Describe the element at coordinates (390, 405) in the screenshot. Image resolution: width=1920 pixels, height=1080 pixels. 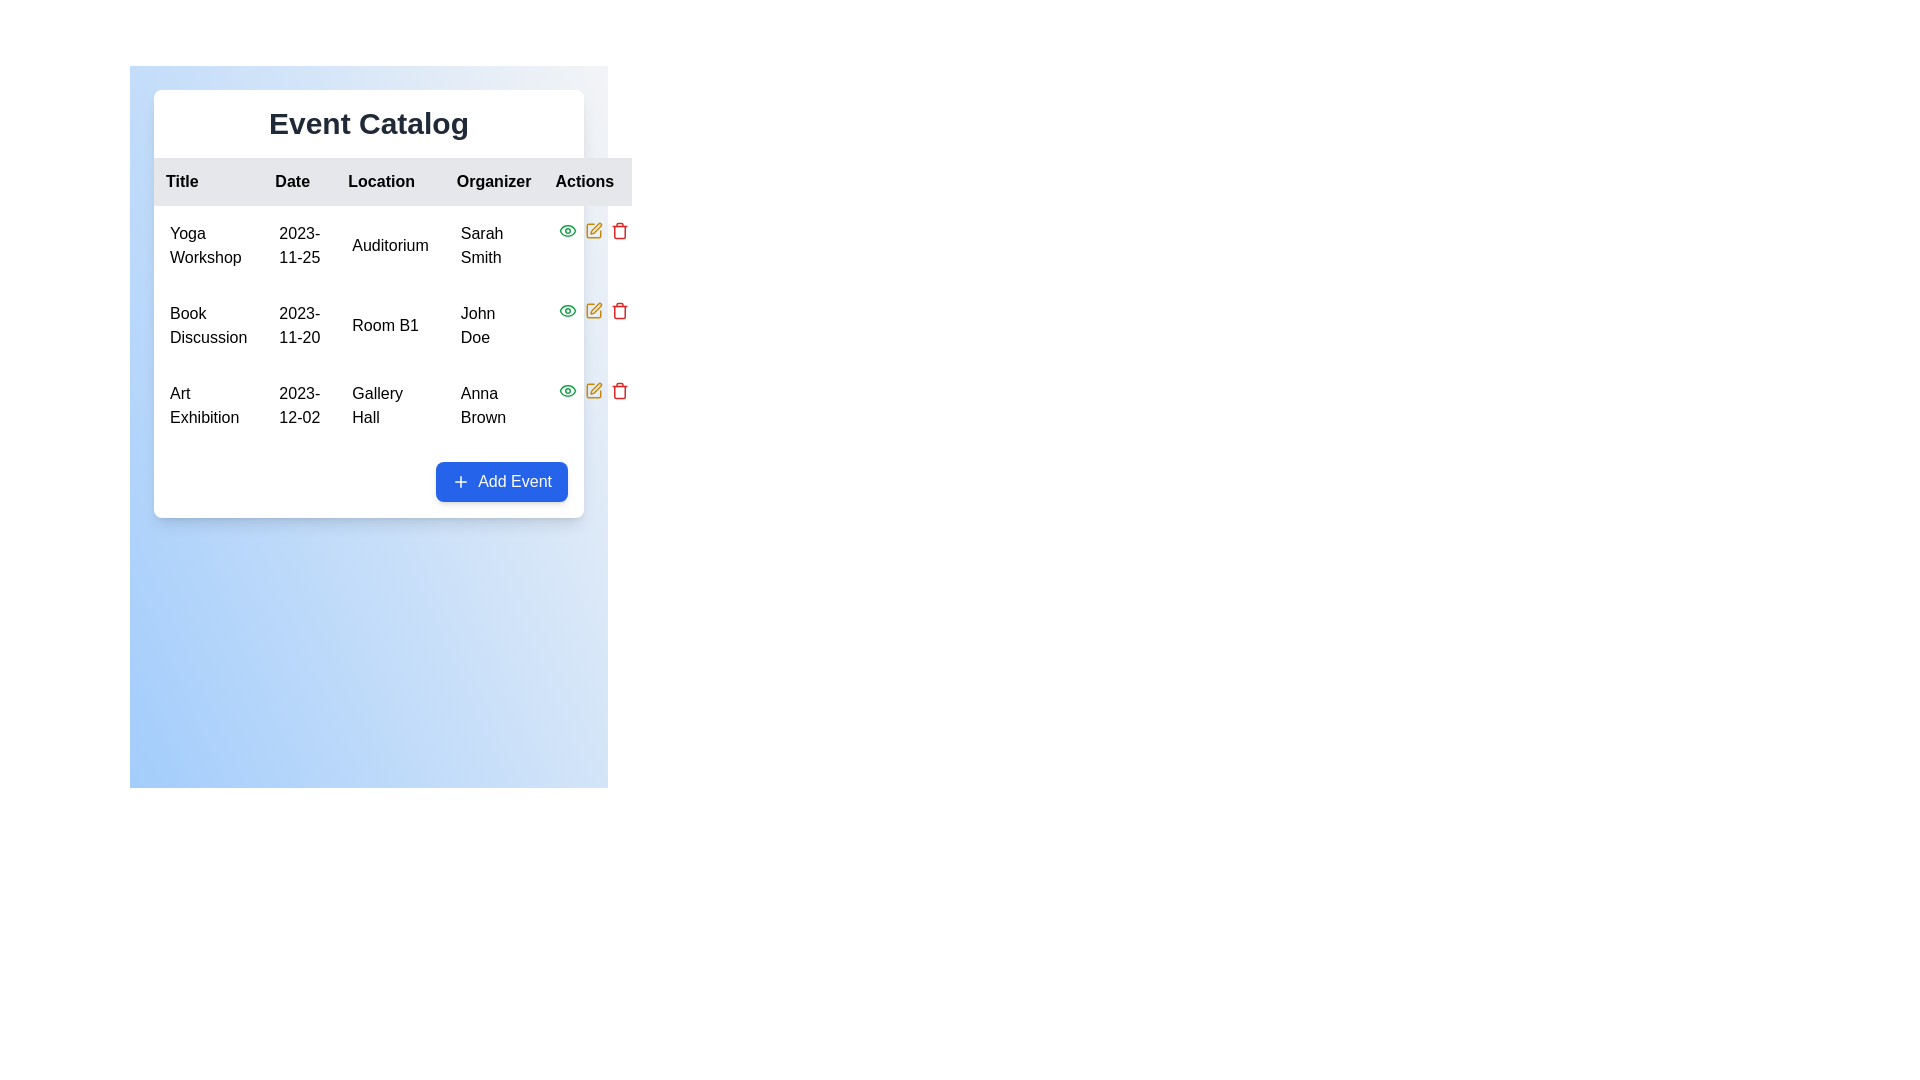
I see `the text element 'Gallery Hall' located in the 'Location' category of the event listing grid, specifically positioned below 'Room B1' in the third row` at that location.